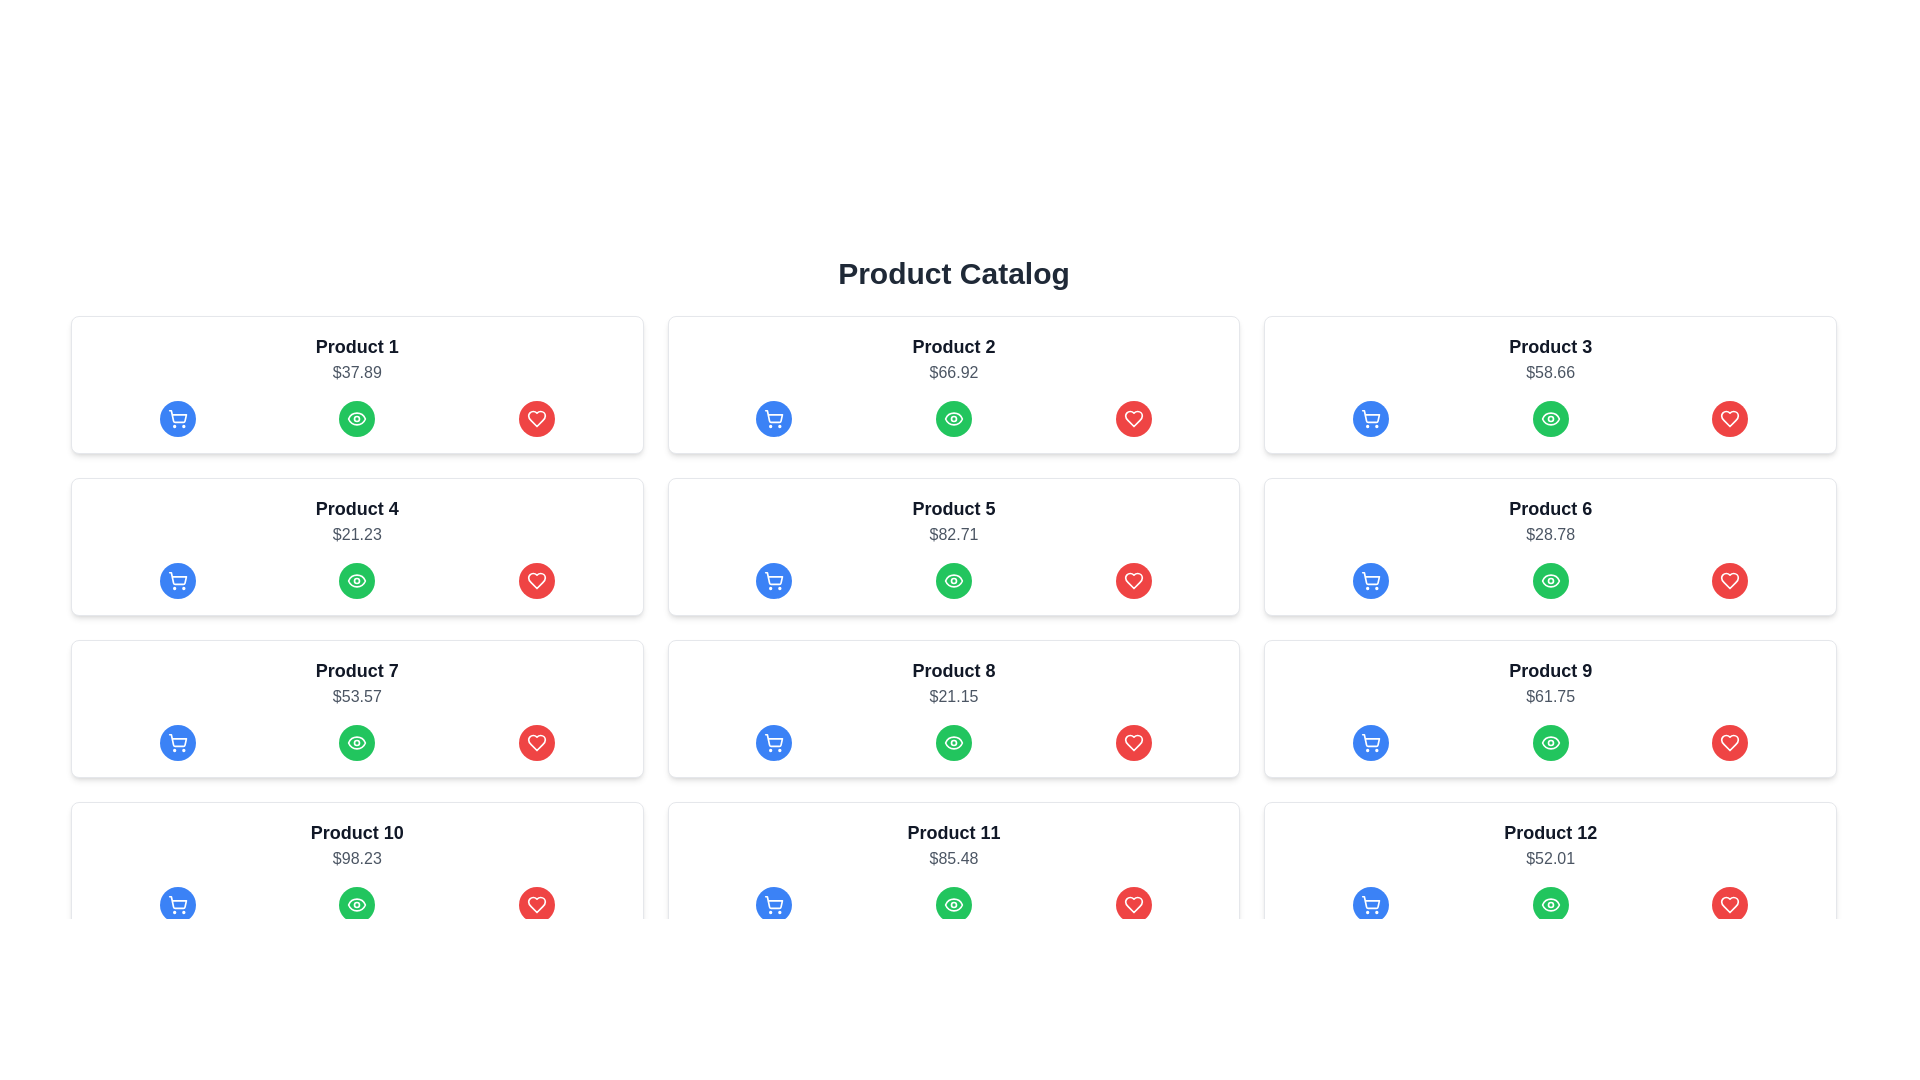 This screenshot has height=1080, width=1920. Describe the element at coordinates (536, 581) in the screenshot. I see `the 'favorite' icon for 'Product 4'` at that location.